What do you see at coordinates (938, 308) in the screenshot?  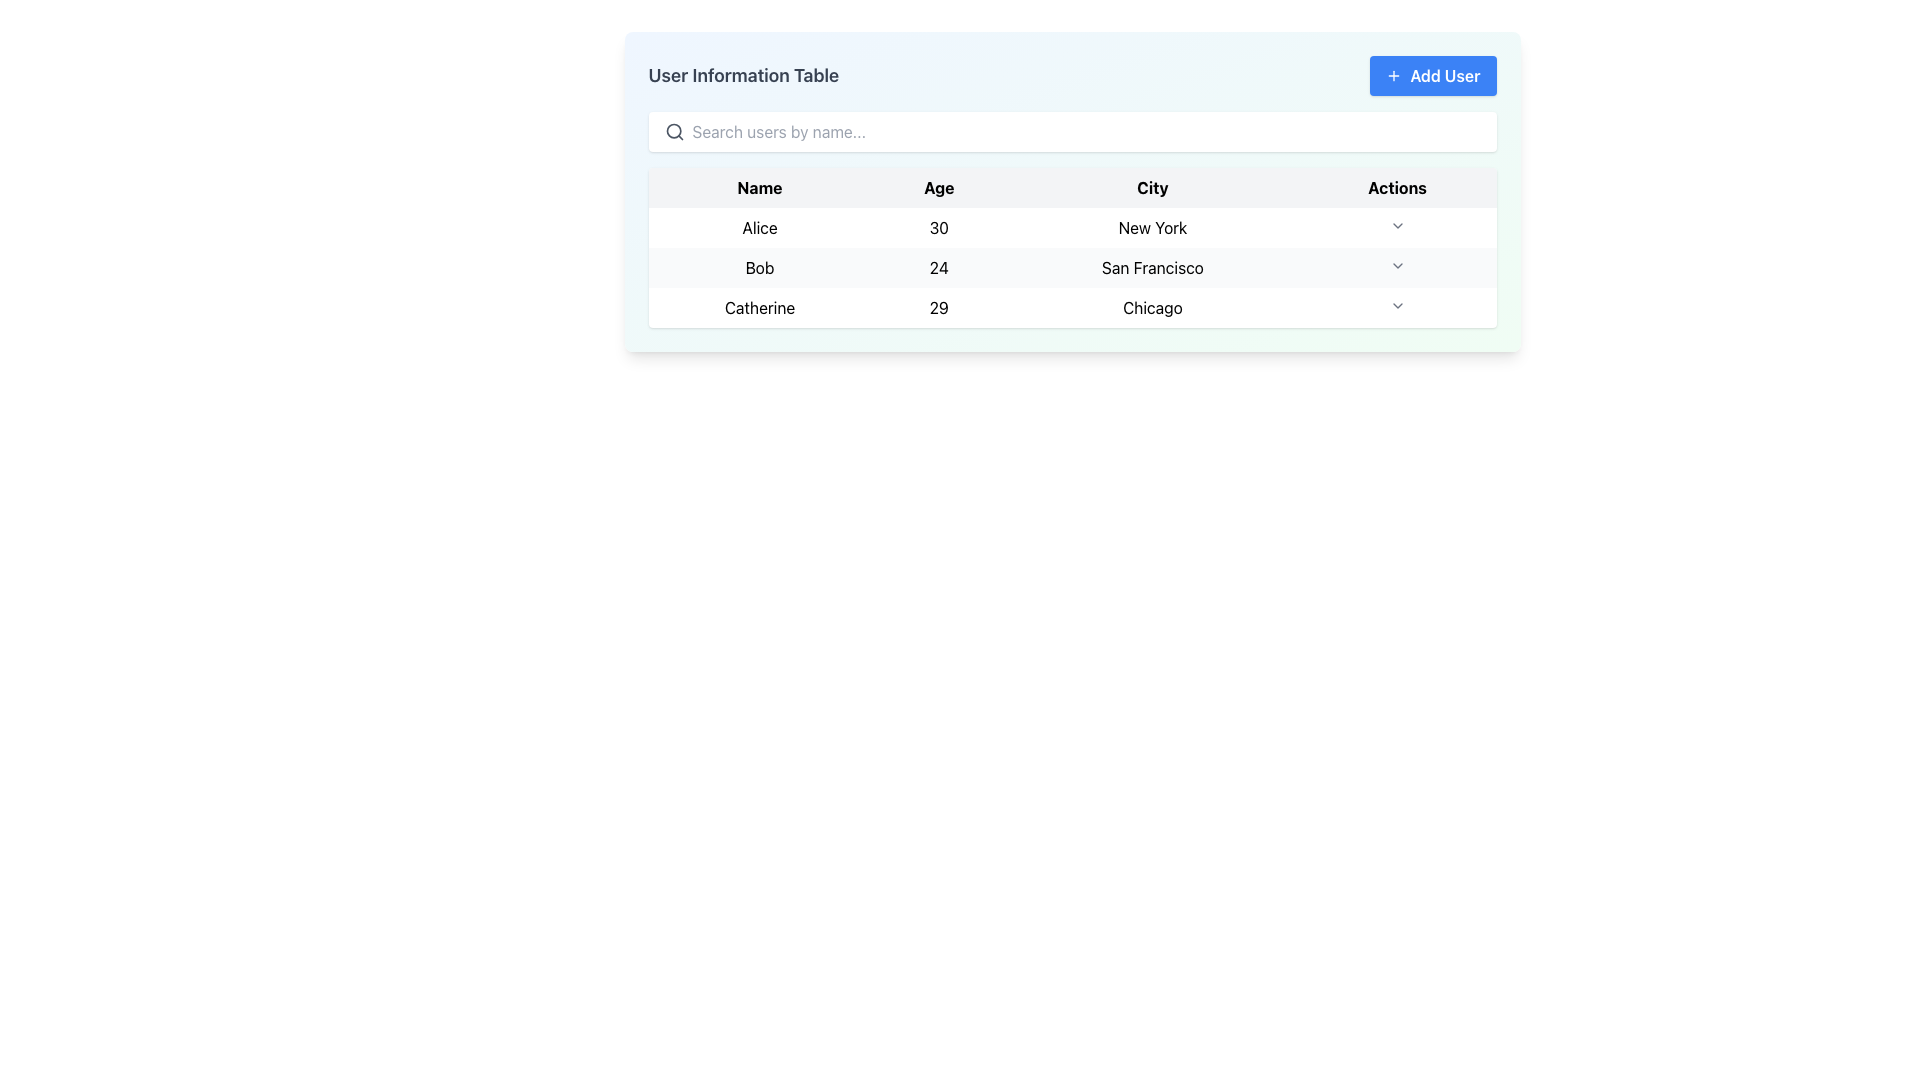 I see `the numerical text label displaying '29' in the 'Age' column of the tabular layout, which is located in the second column of the third row, centered between 'Catherine' and 'Chicago'` at bounding box center [938, 308].